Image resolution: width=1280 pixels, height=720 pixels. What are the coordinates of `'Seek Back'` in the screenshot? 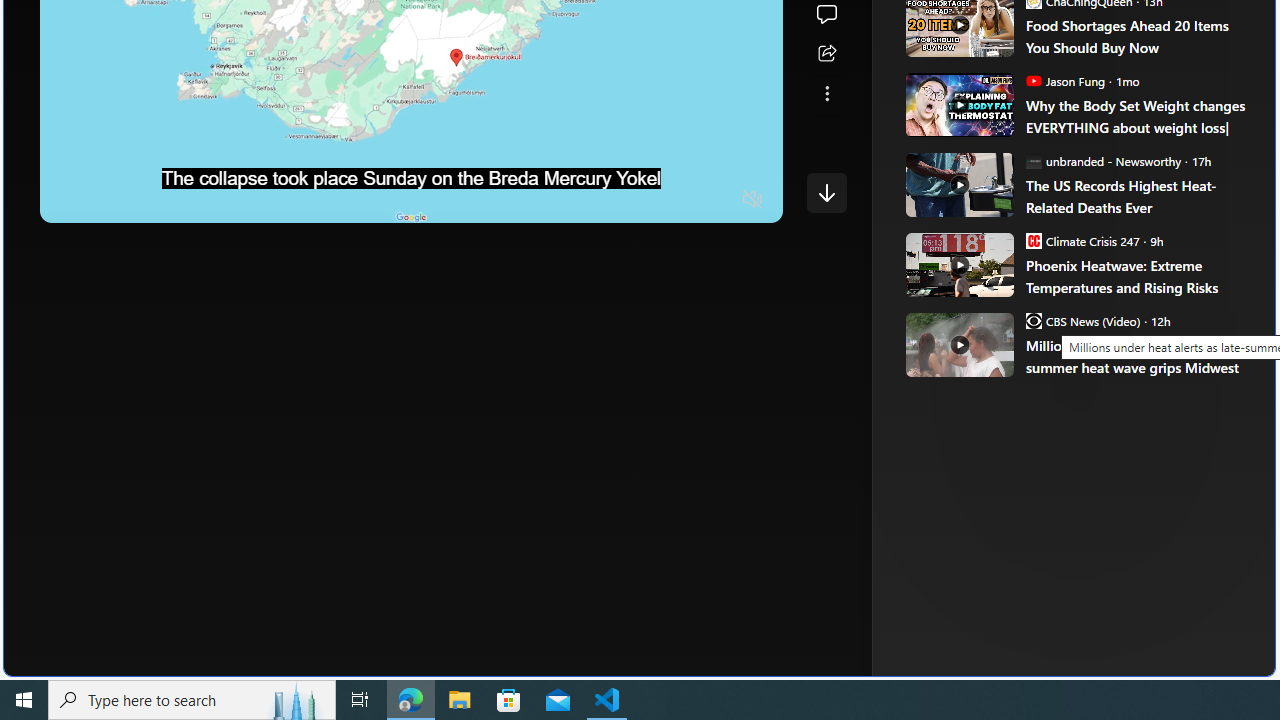 It's located at (109, 200).